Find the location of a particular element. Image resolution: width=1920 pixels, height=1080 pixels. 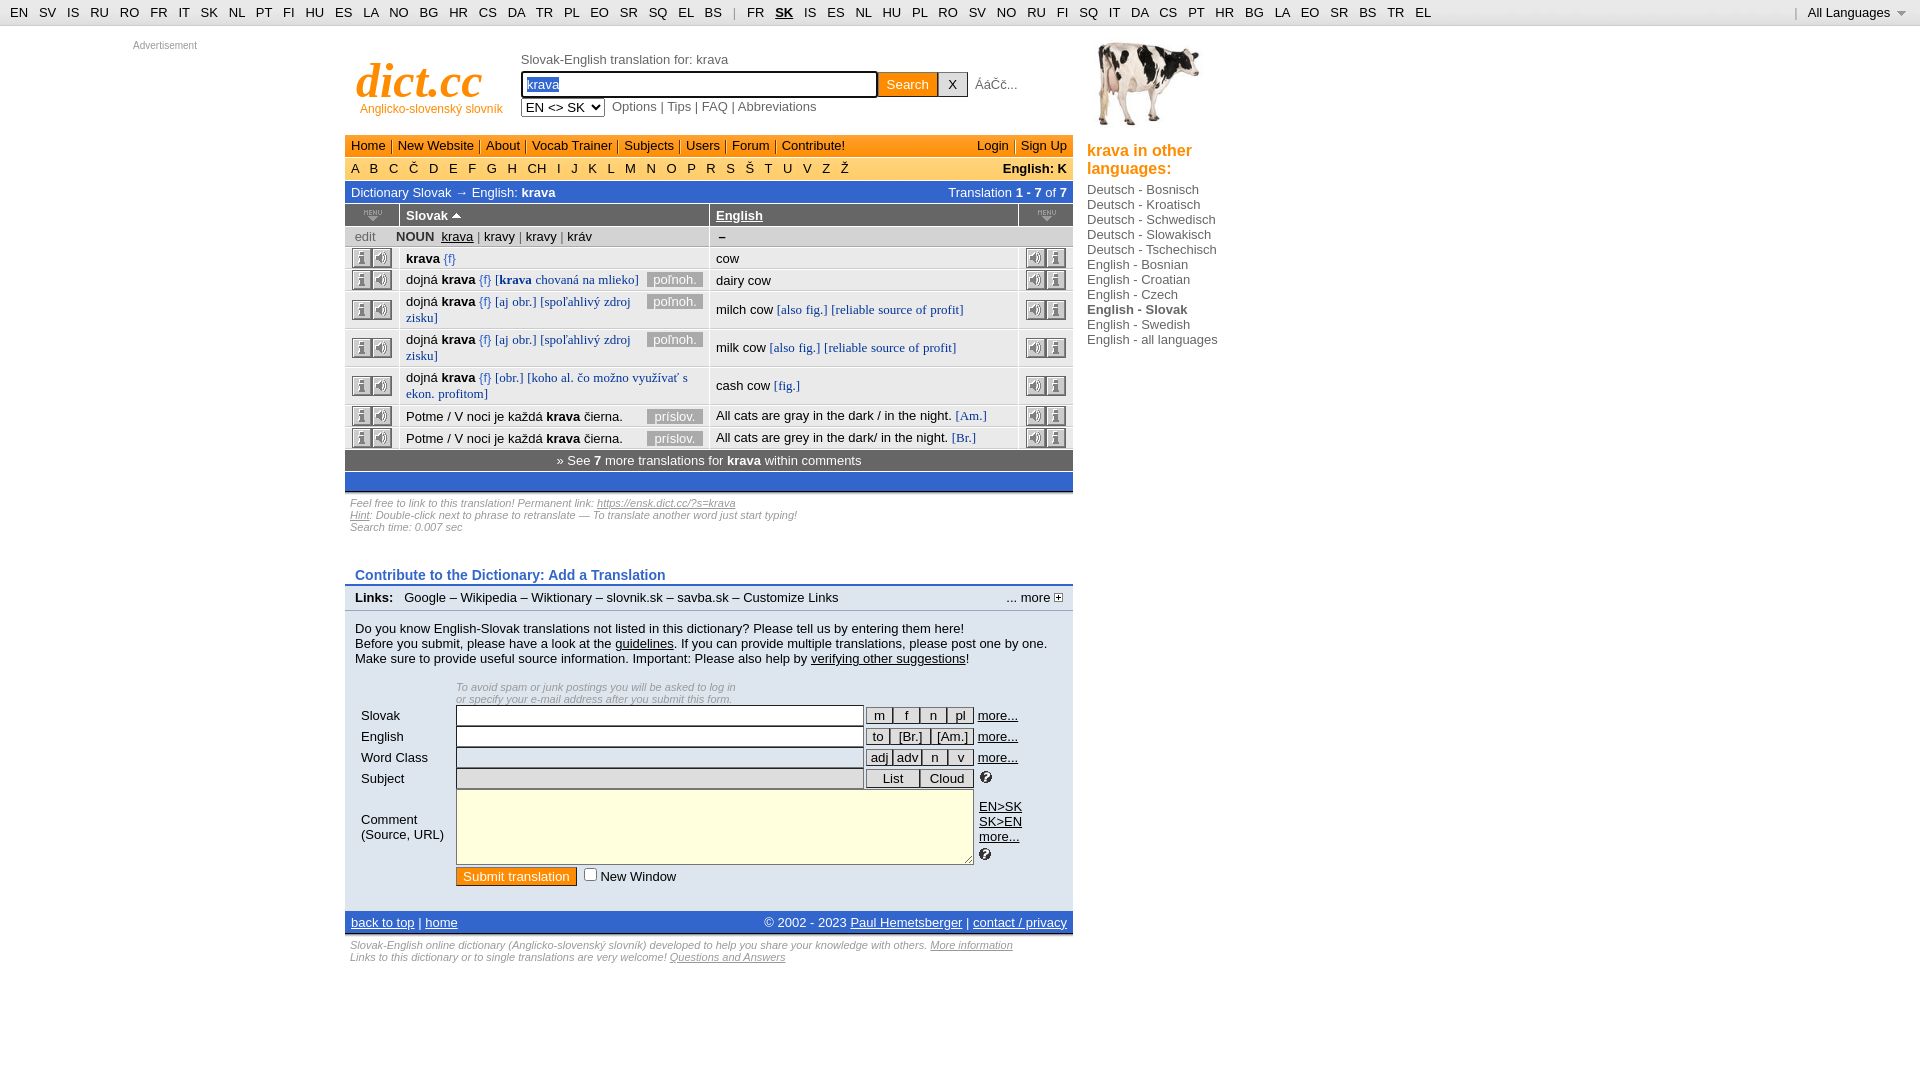

'Dictionary' is located at coordinates (379, 191).